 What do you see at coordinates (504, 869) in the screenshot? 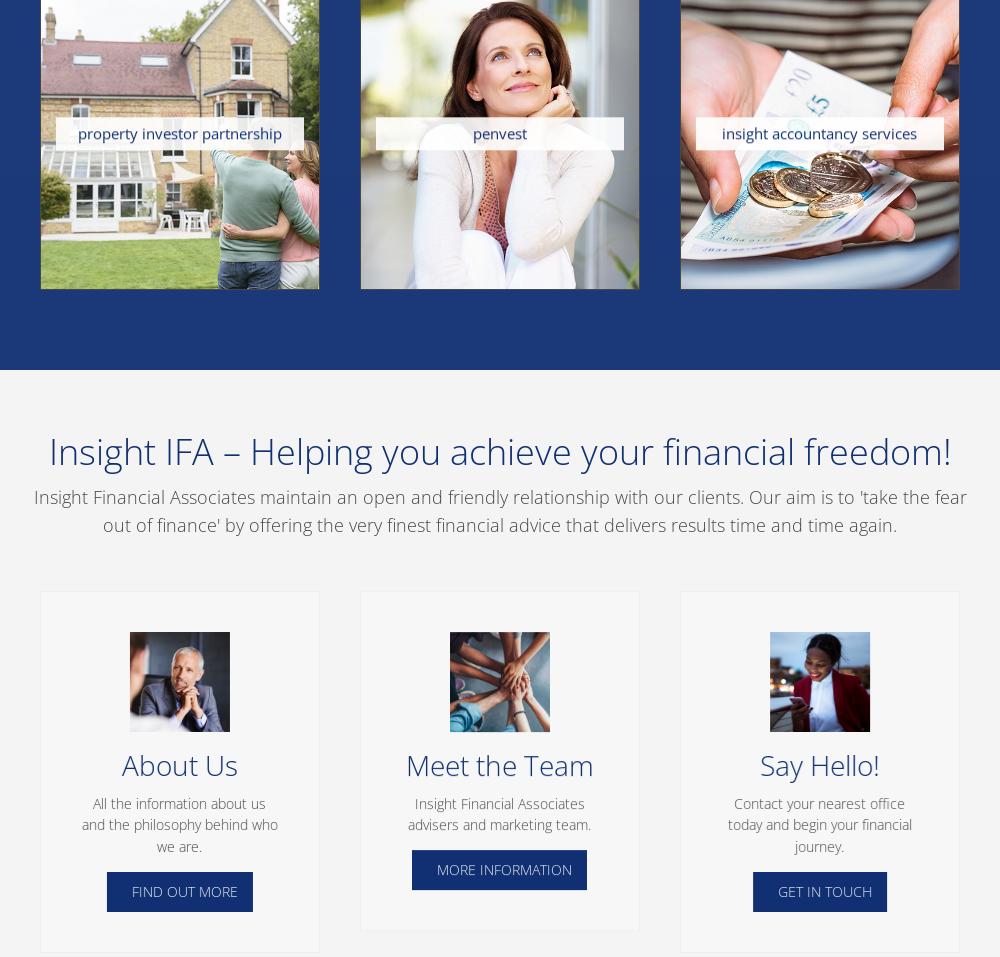
I see `'MORE INFORMATION'` at bounding box center [504, 869].